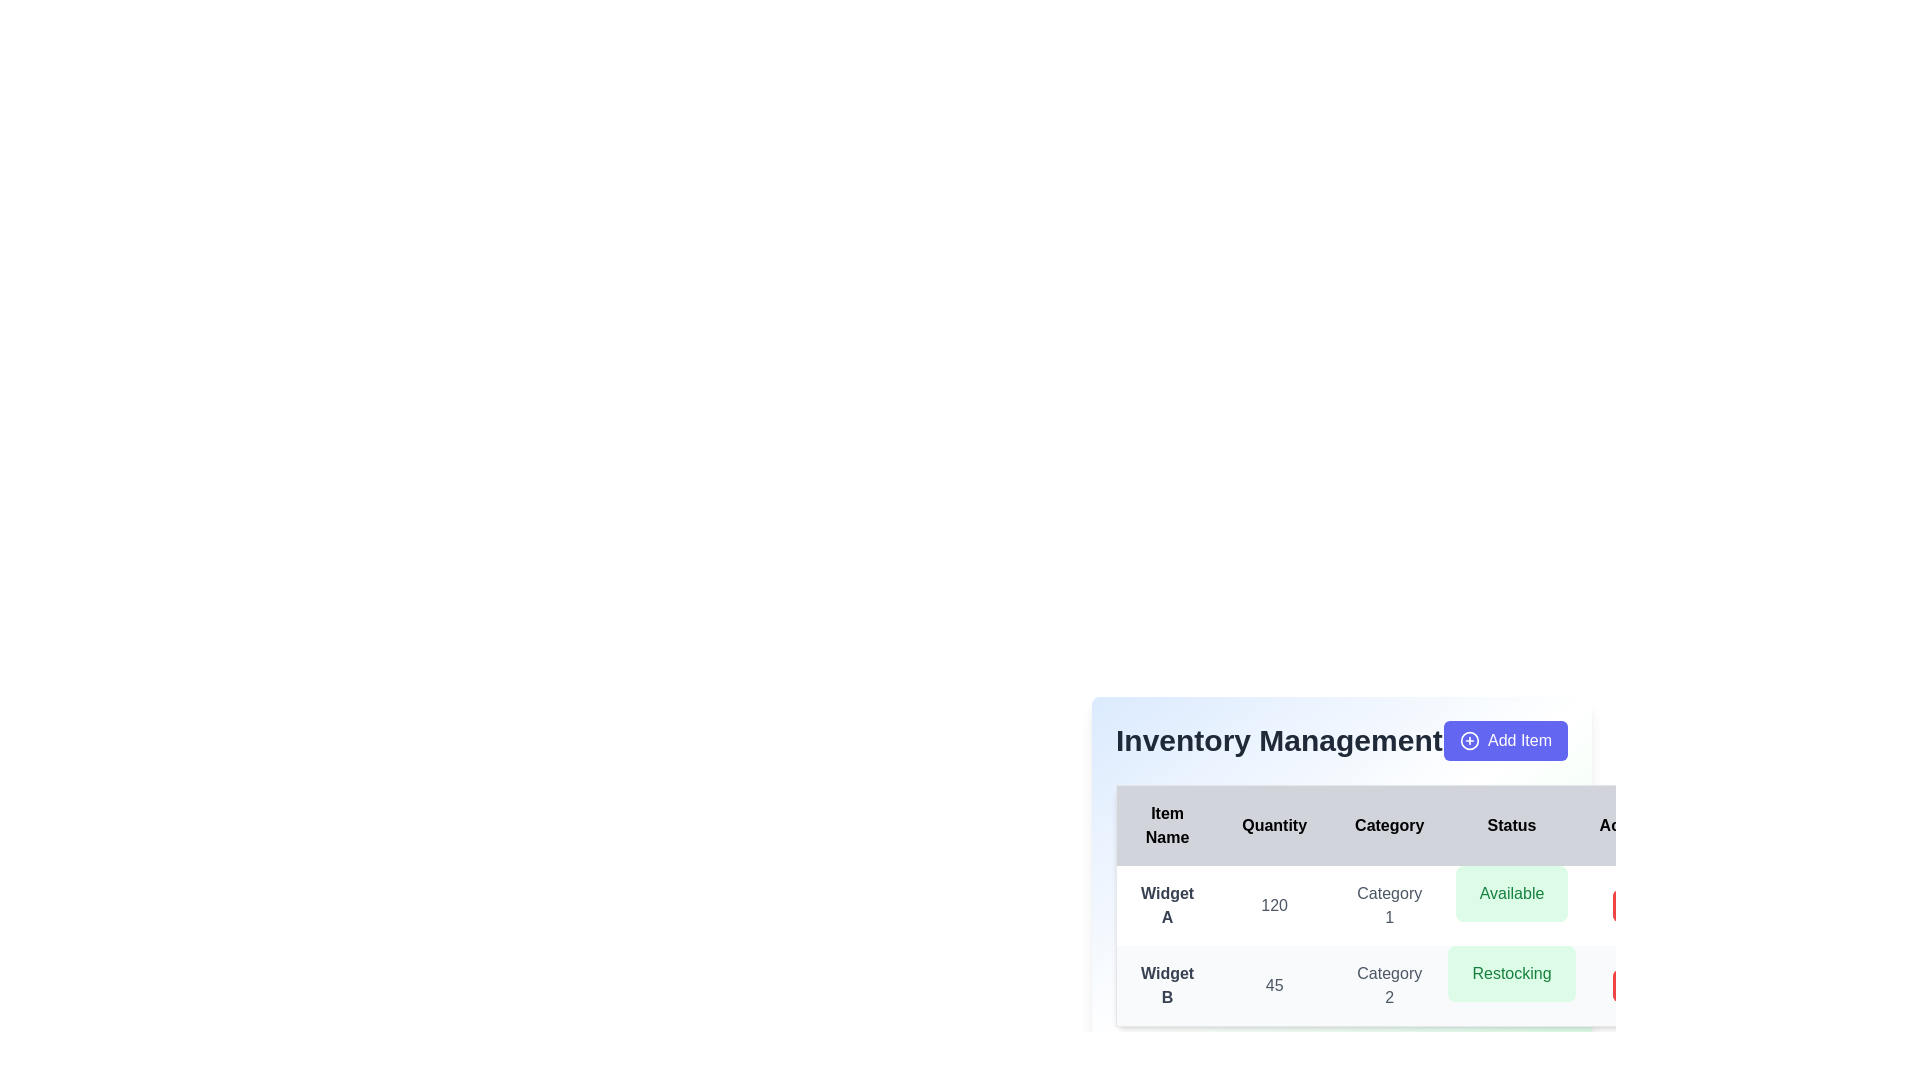  What do you see at coordinates (1469, 740) in the screenshot?
I see `the circular icon with a plus symbol inside it, located to the left of the 'Add Item' text in the button at the top right of the interface` at bounding box center [1469, 740].